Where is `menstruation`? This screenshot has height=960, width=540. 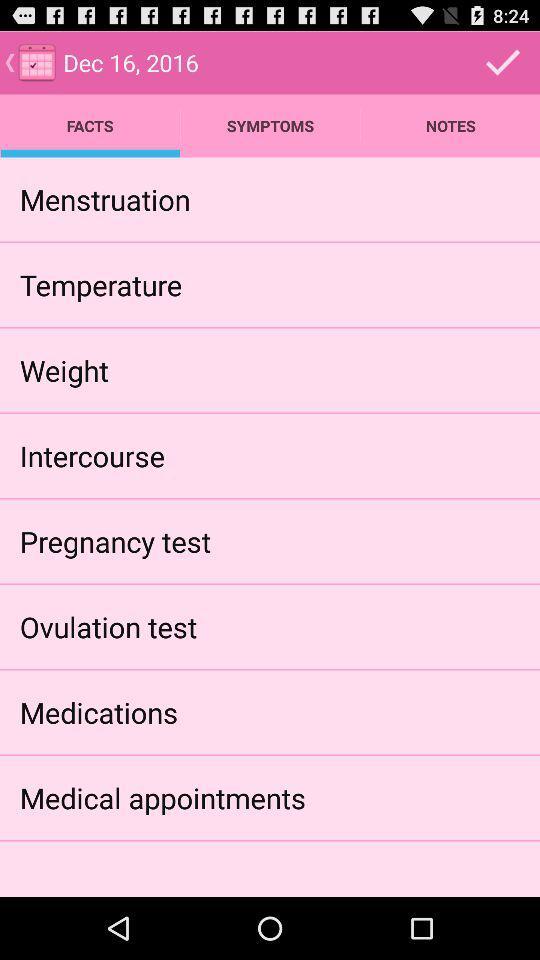
menstruation is located at coordinates (105, 199).